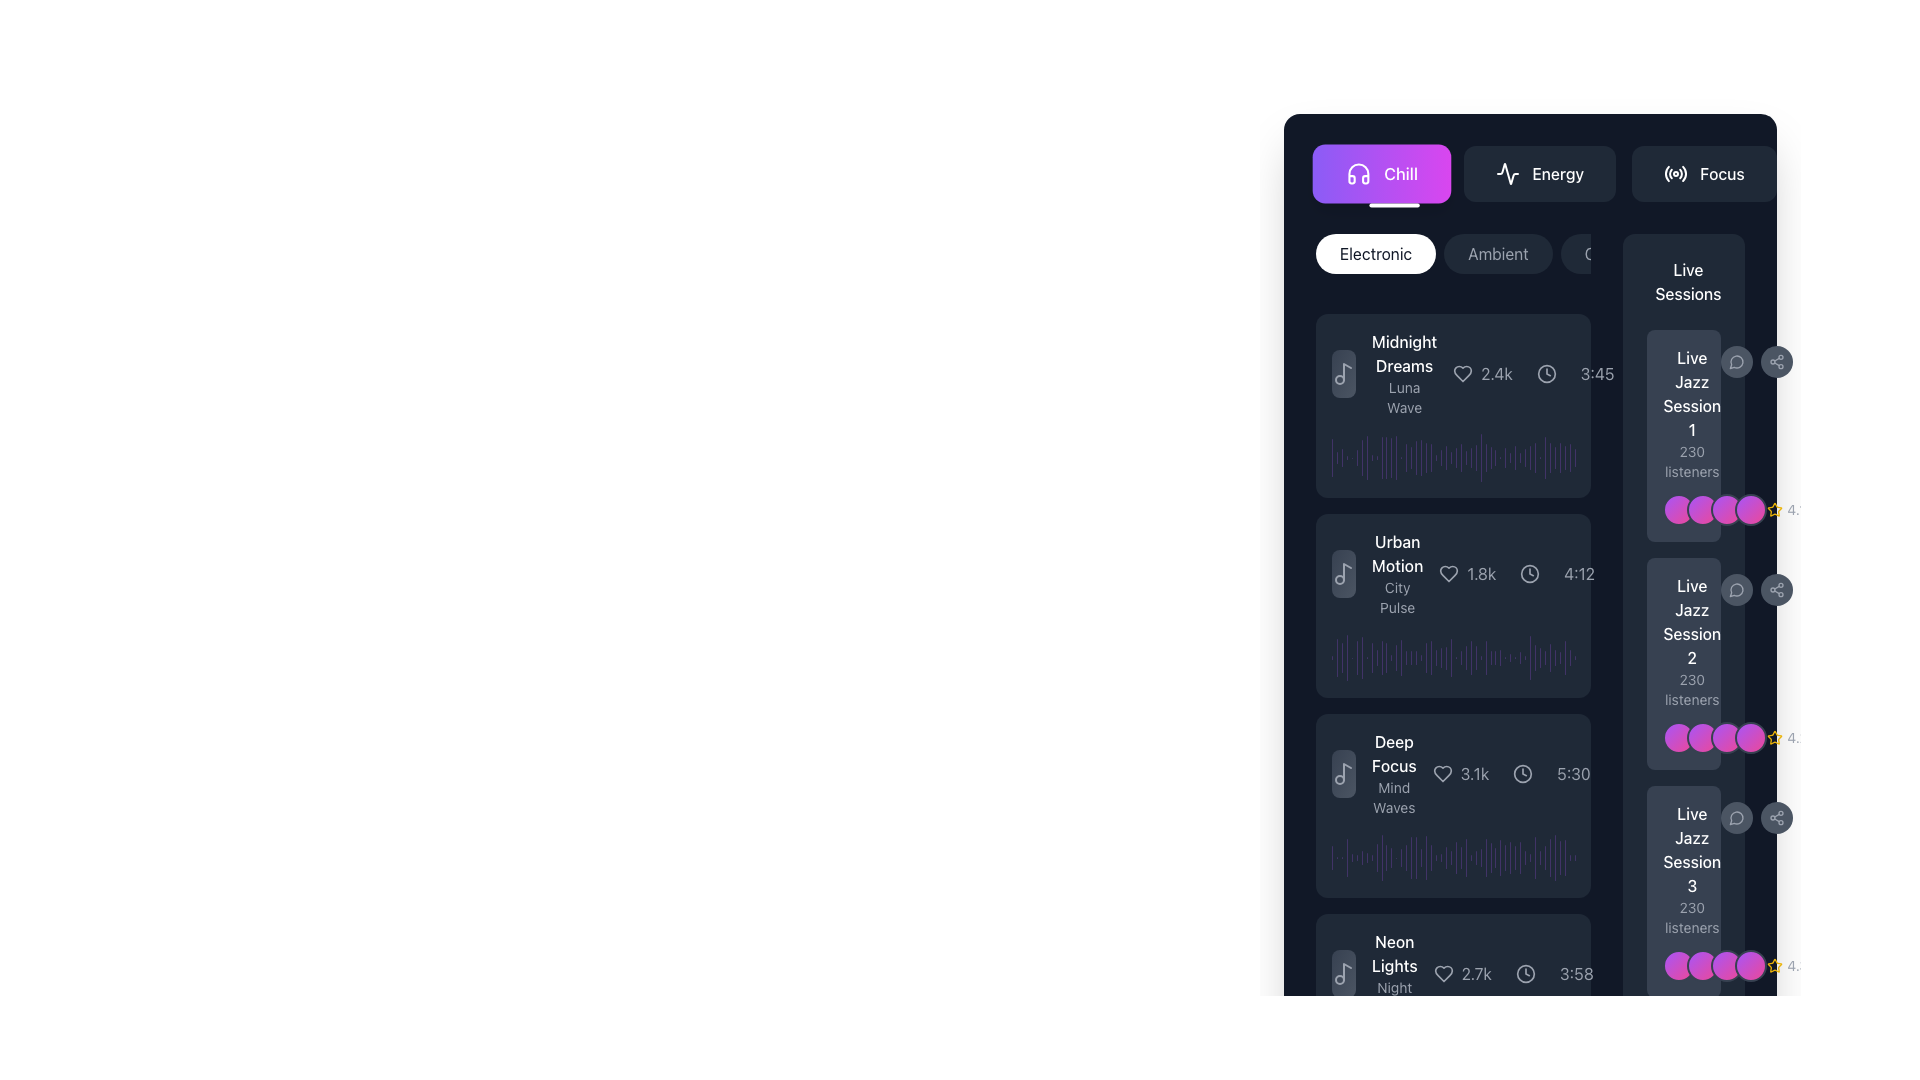  Describe the element at coordinates (1702, 508) in the screenshot. I see `the second circular decorative element with a gradient color transitioning from purple to pink, enclosed by a bold gray border, located next to the 'Live Jazz Session 1' block` at that location.